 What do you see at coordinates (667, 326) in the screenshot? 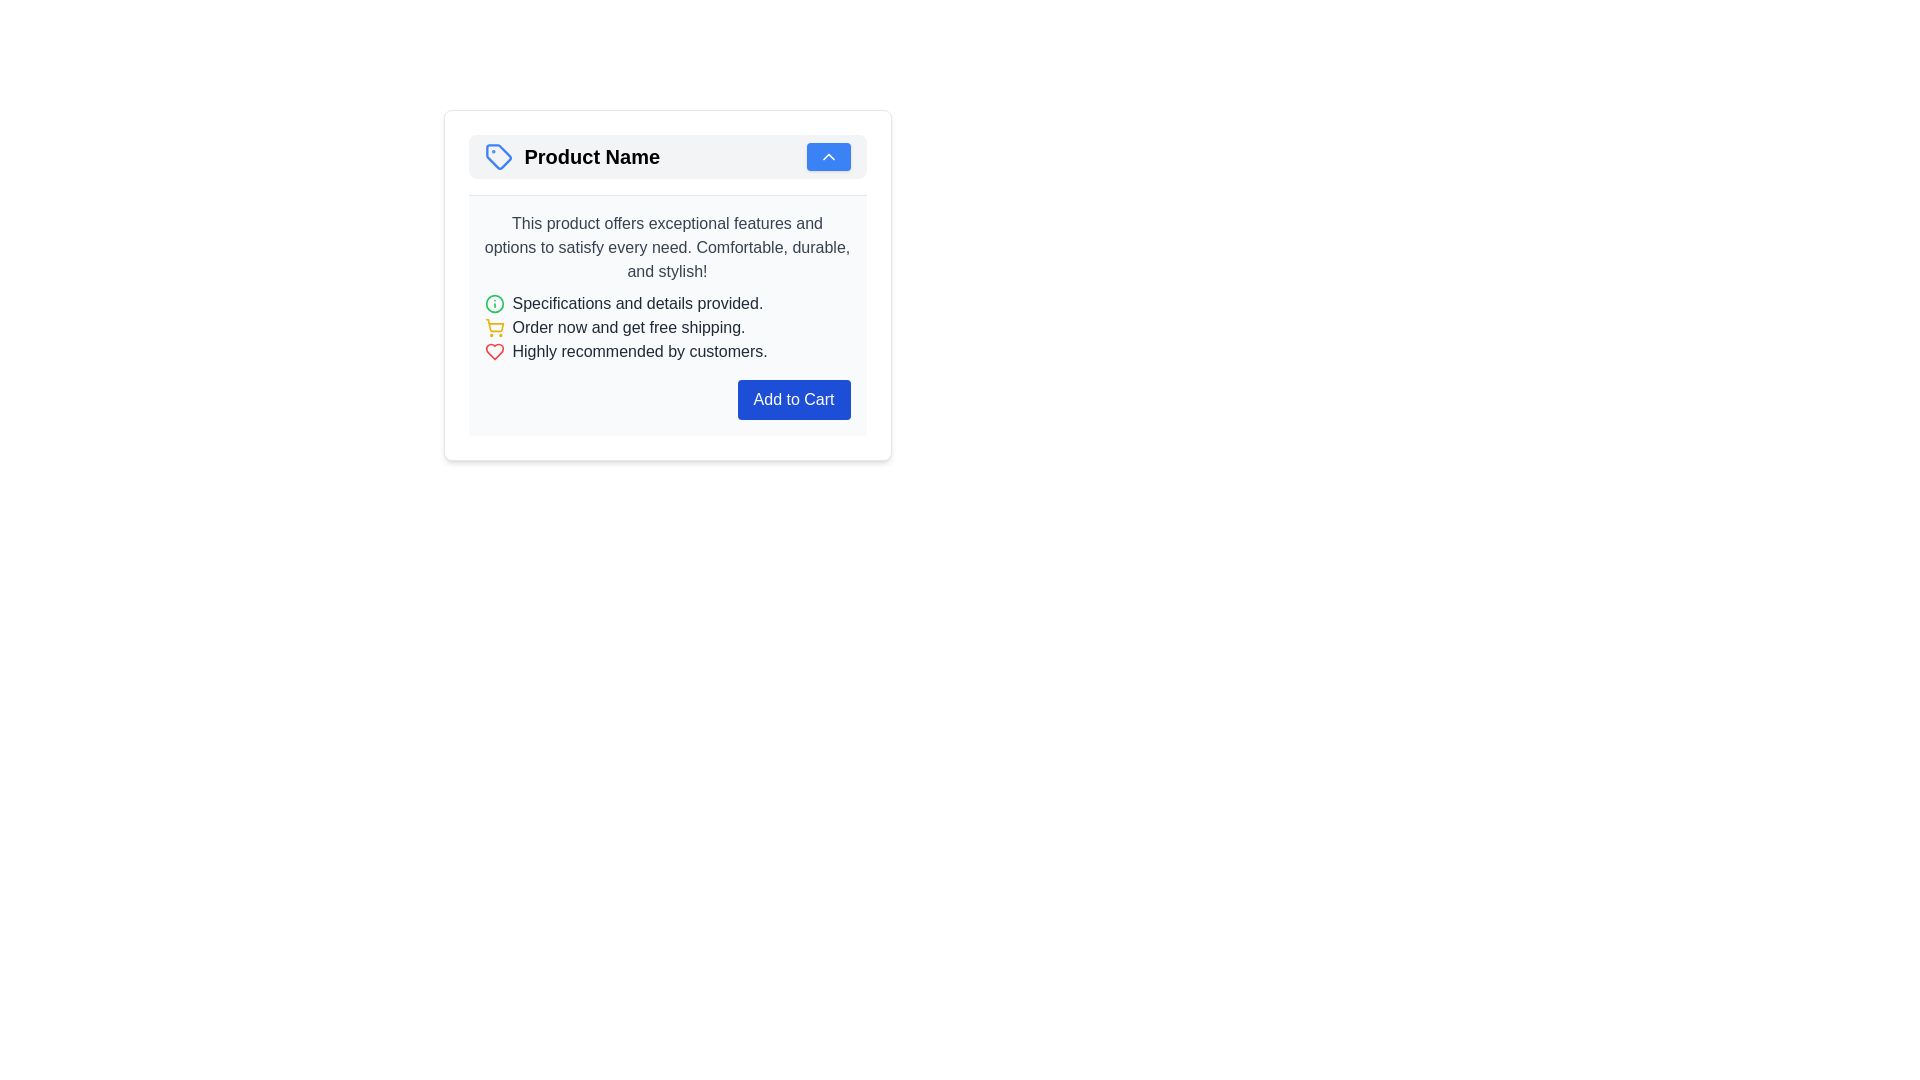
I see `the textual informational block displaying 'Specifications and details provided. Order now and get free shipping. Highly recommended by customers.' to emphasize the information` at bounding box center [667, 326].